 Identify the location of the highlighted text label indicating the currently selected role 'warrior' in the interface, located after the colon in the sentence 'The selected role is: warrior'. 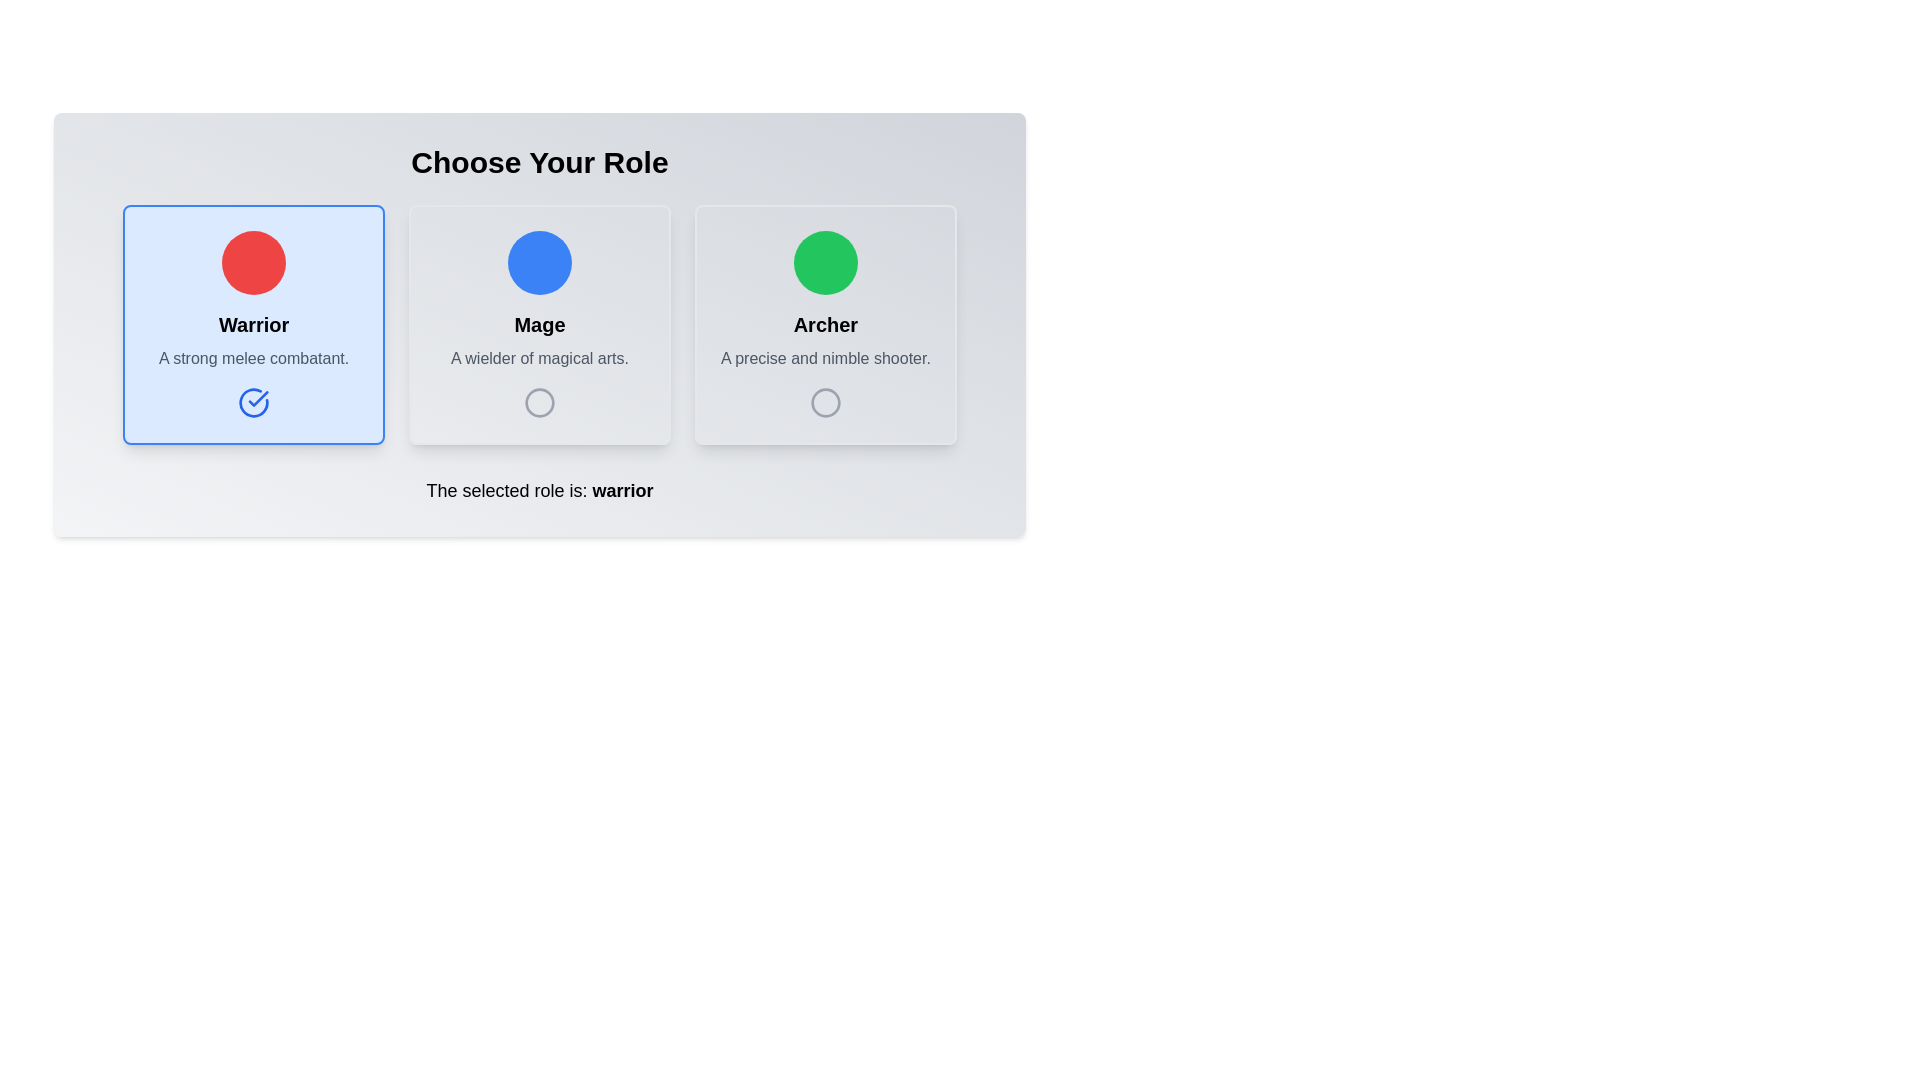
(622, 490).